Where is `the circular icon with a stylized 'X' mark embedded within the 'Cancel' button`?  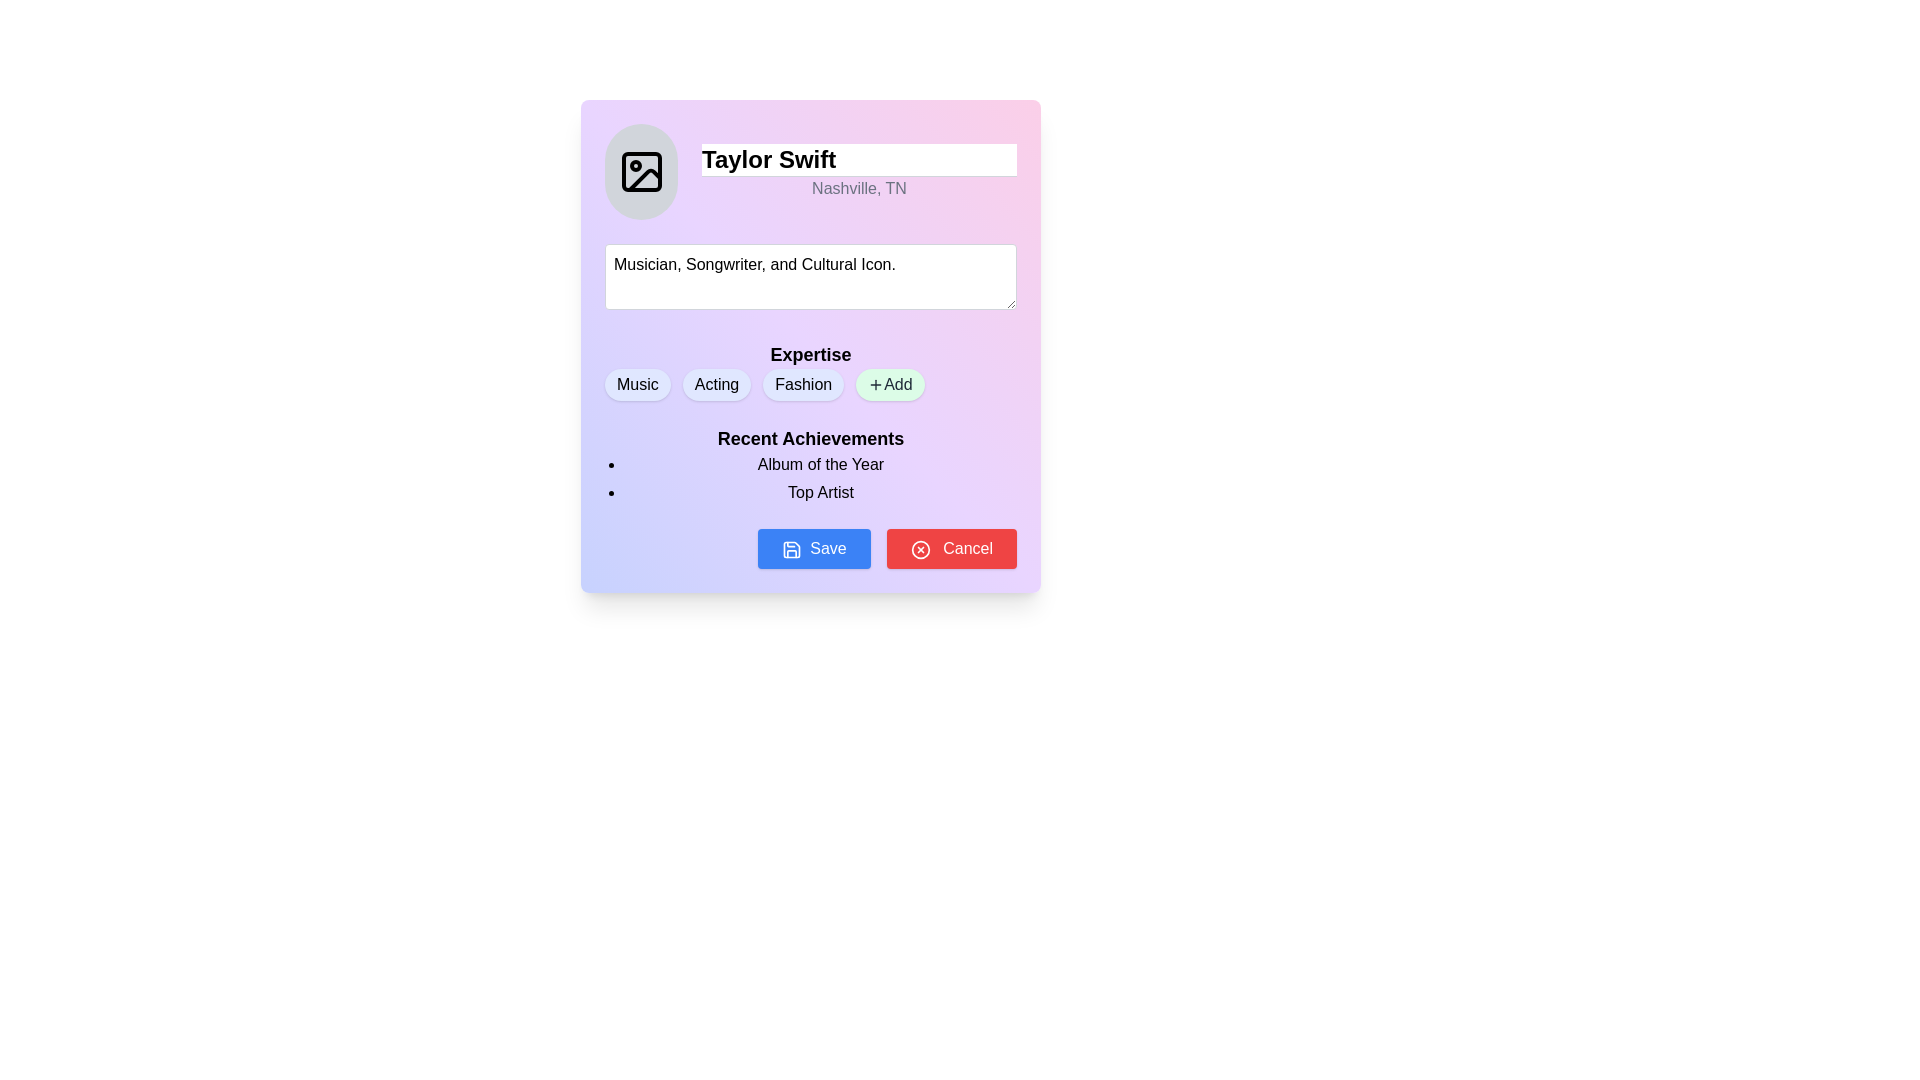 the circular icon with a stylized 'X' mark embedded within the 'Cancel' button is located at coordinates (919, 549).